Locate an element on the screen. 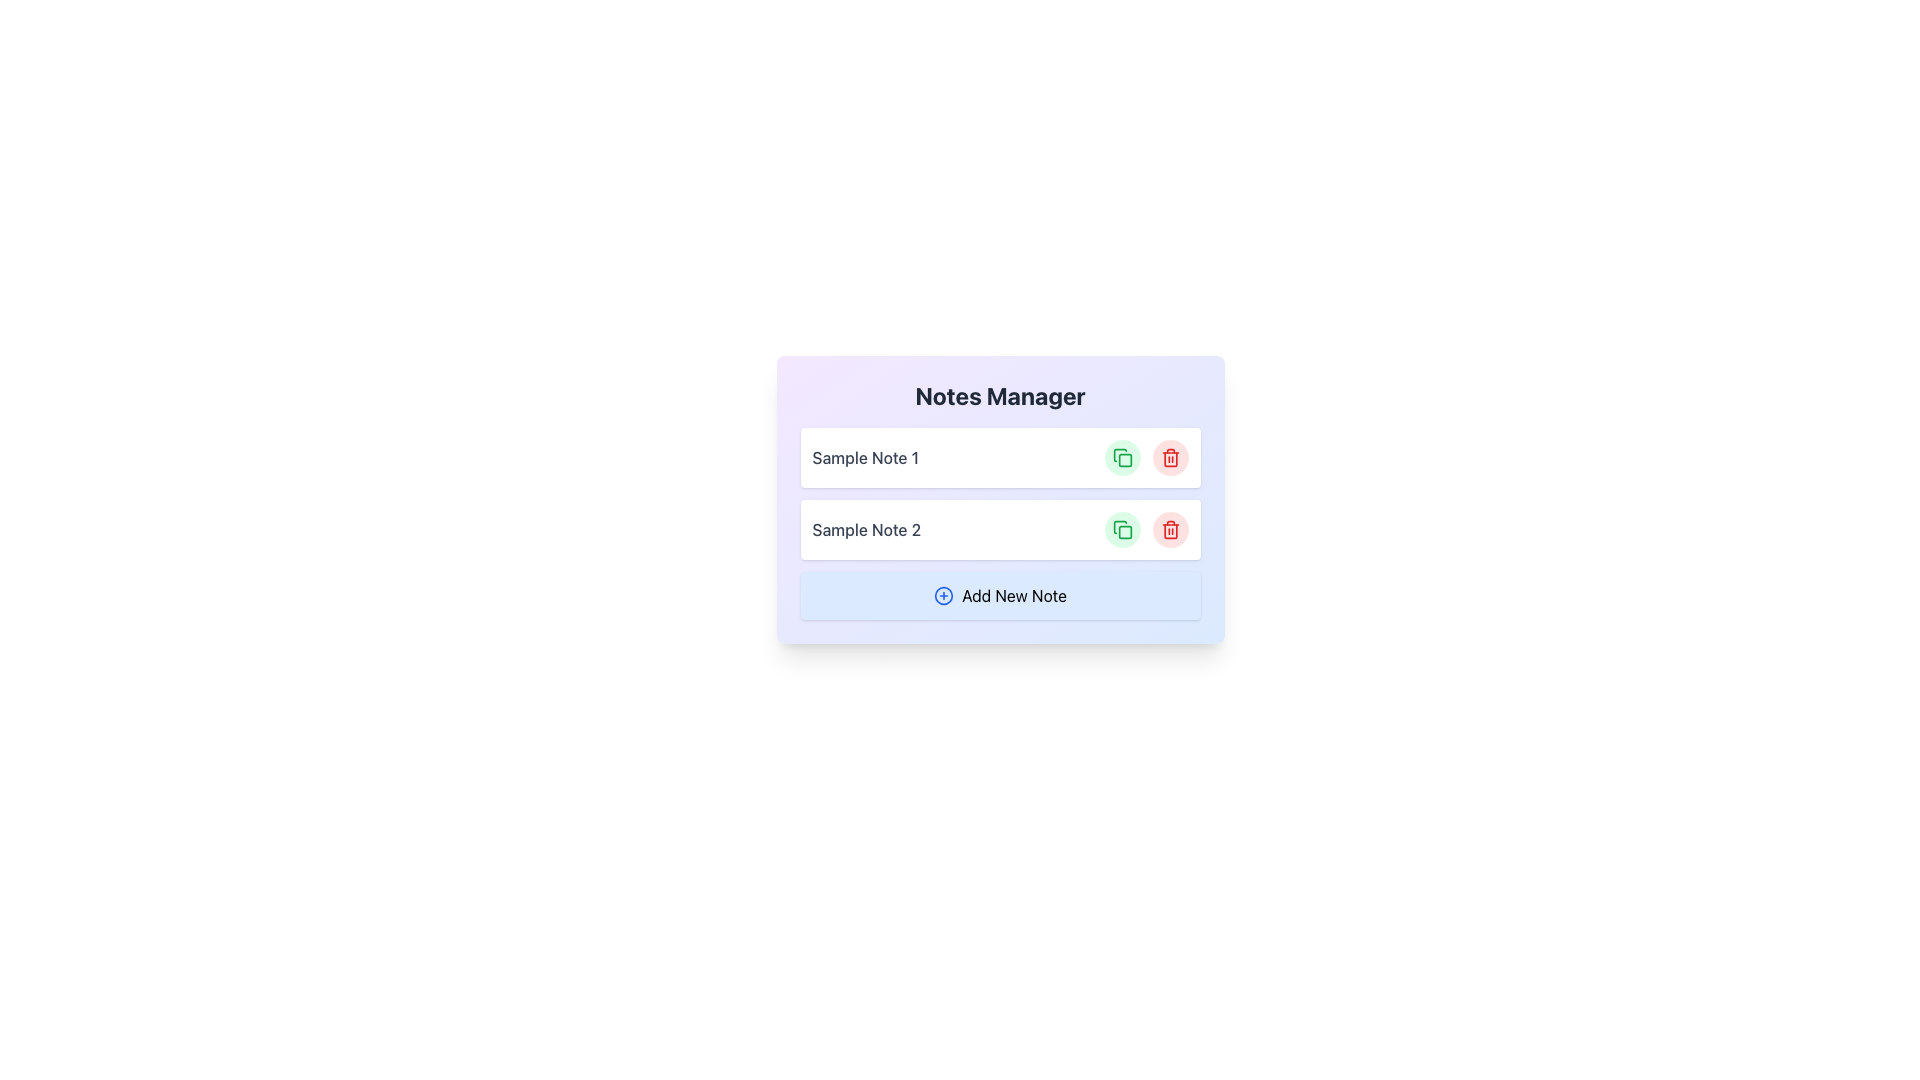 The height and width of the screenshot is (1080, 1920). the red trash can icon located in the controls of the second item row under 'Sample Note 2' is located at coordinates (1170, 530).